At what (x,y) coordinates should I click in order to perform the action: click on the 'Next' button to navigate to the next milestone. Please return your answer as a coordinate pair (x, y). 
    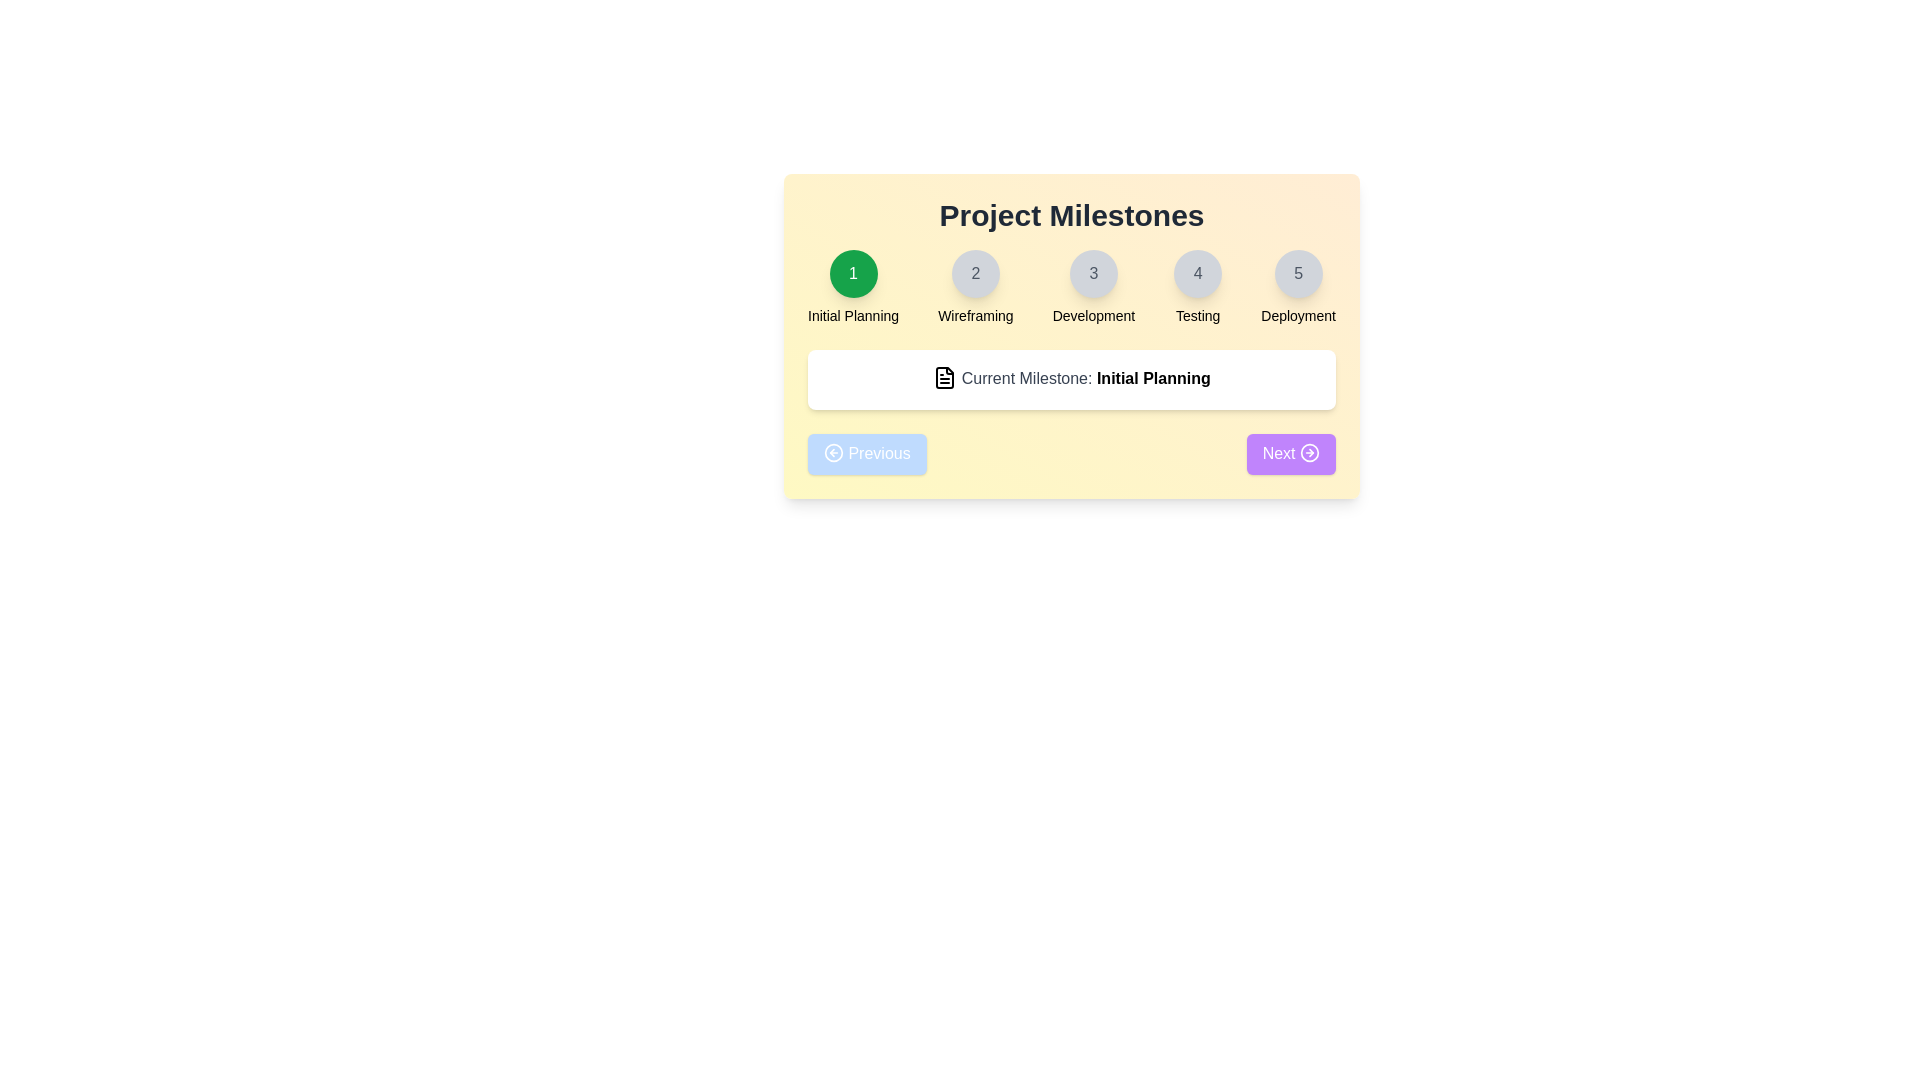
    Looking at the image, I should click on (1291, 454).